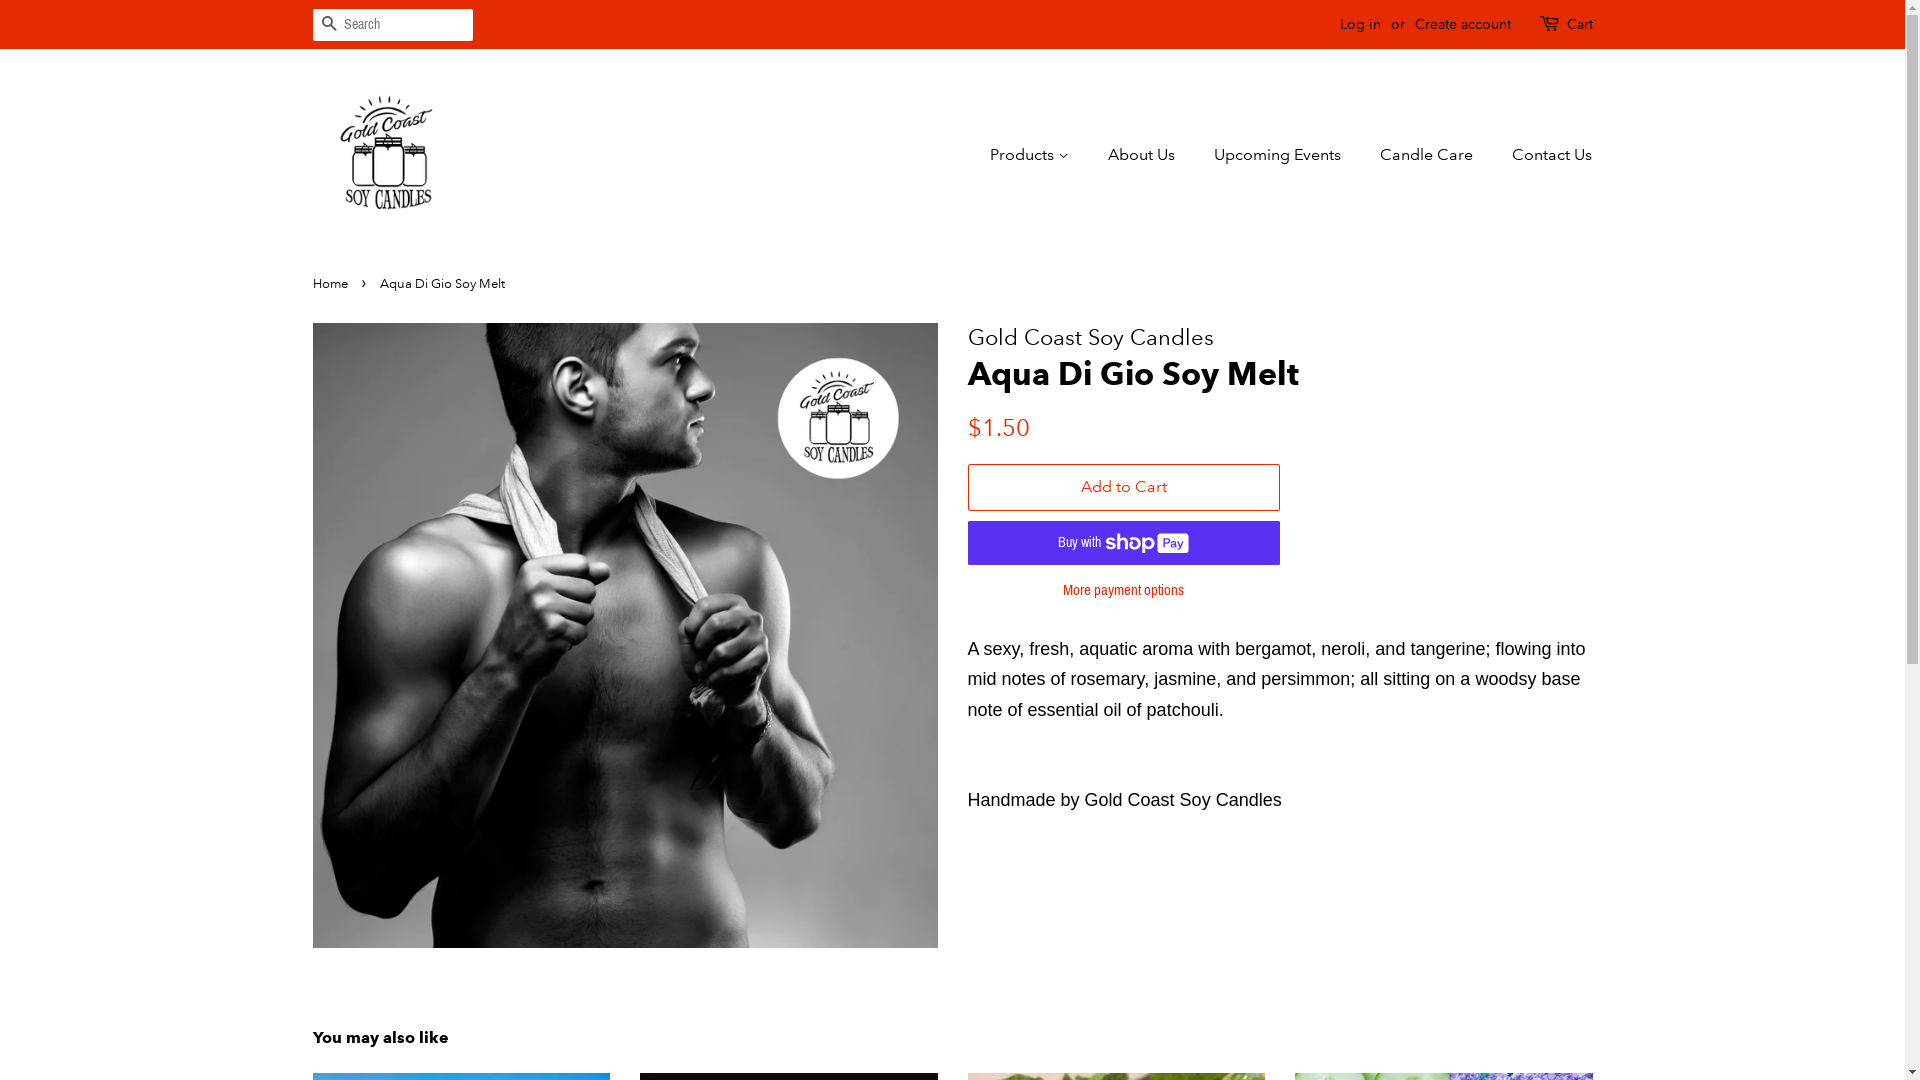  I want to click on 'Contact Us', so click(1543, 153).